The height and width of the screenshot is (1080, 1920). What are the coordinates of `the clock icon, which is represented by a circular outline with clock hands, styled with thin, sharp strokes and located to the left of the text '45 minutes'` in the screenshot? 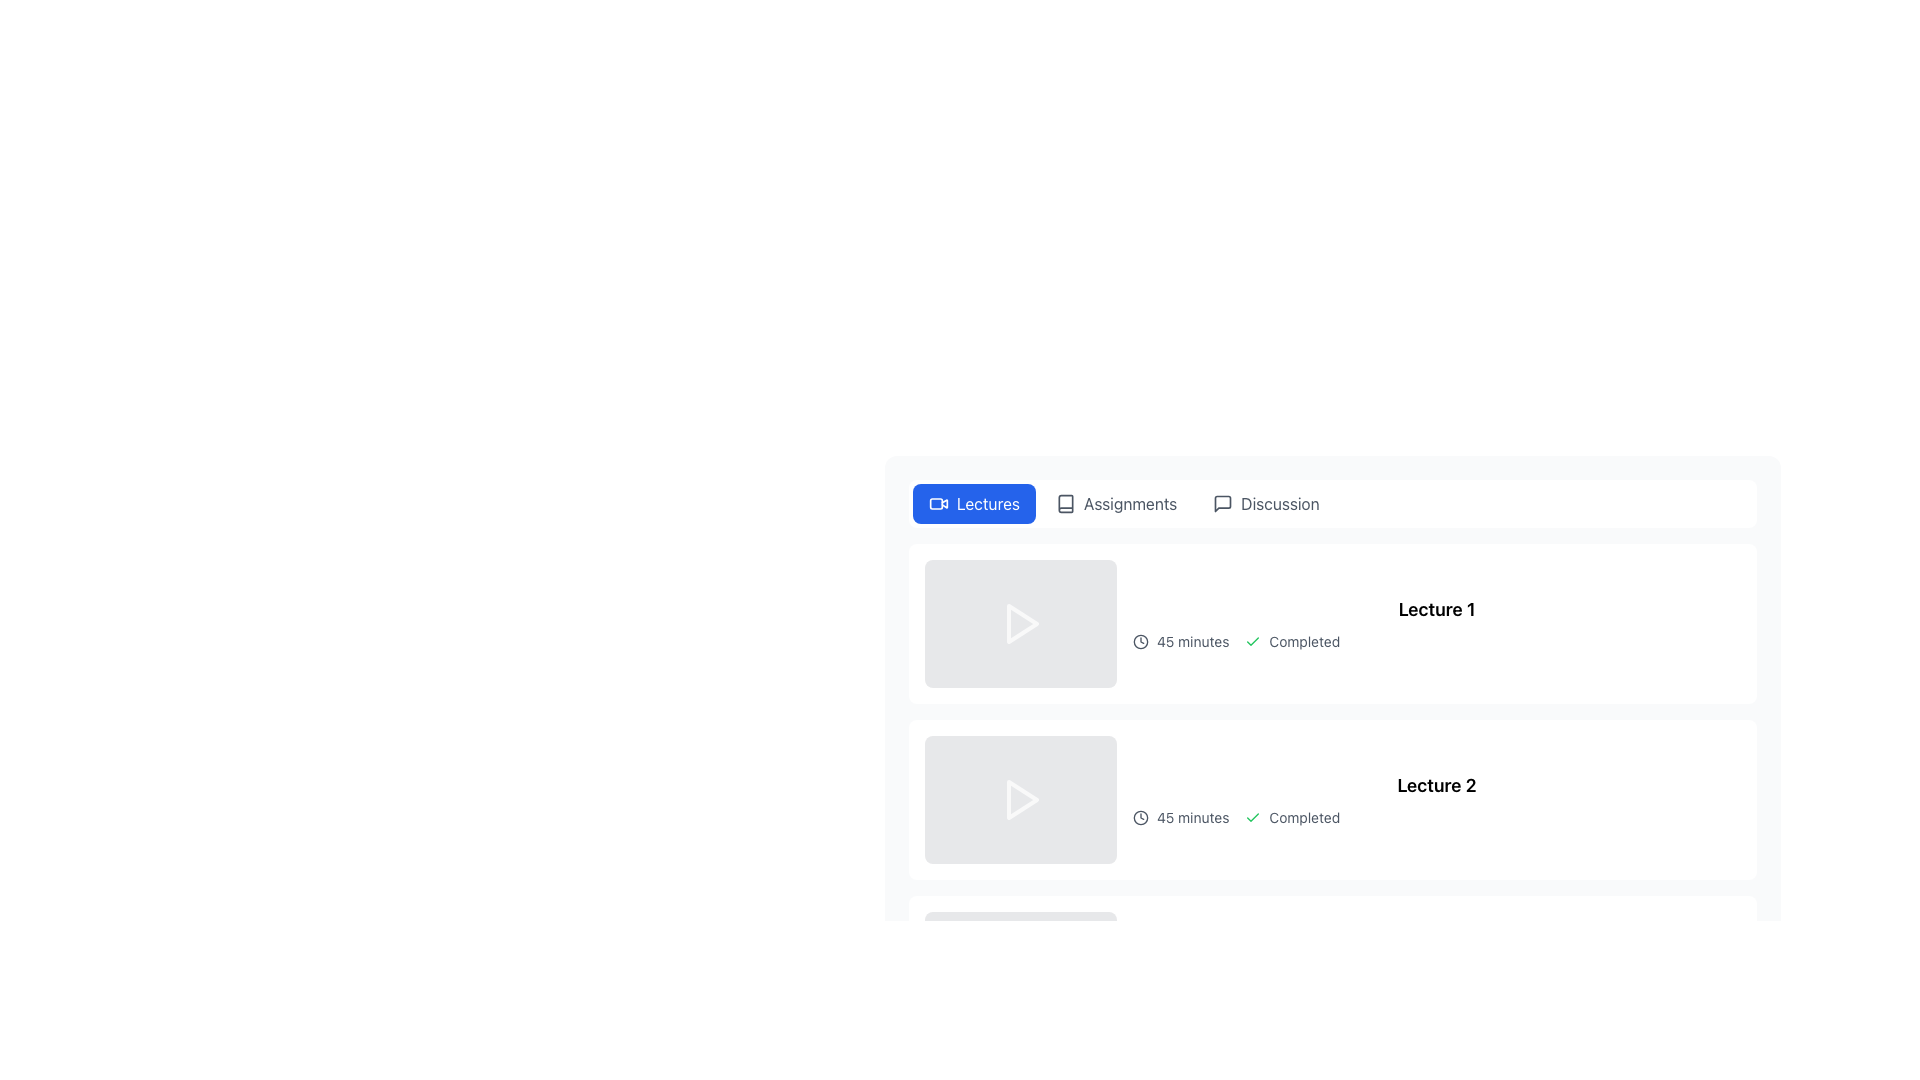 It's located at (1141, 817).